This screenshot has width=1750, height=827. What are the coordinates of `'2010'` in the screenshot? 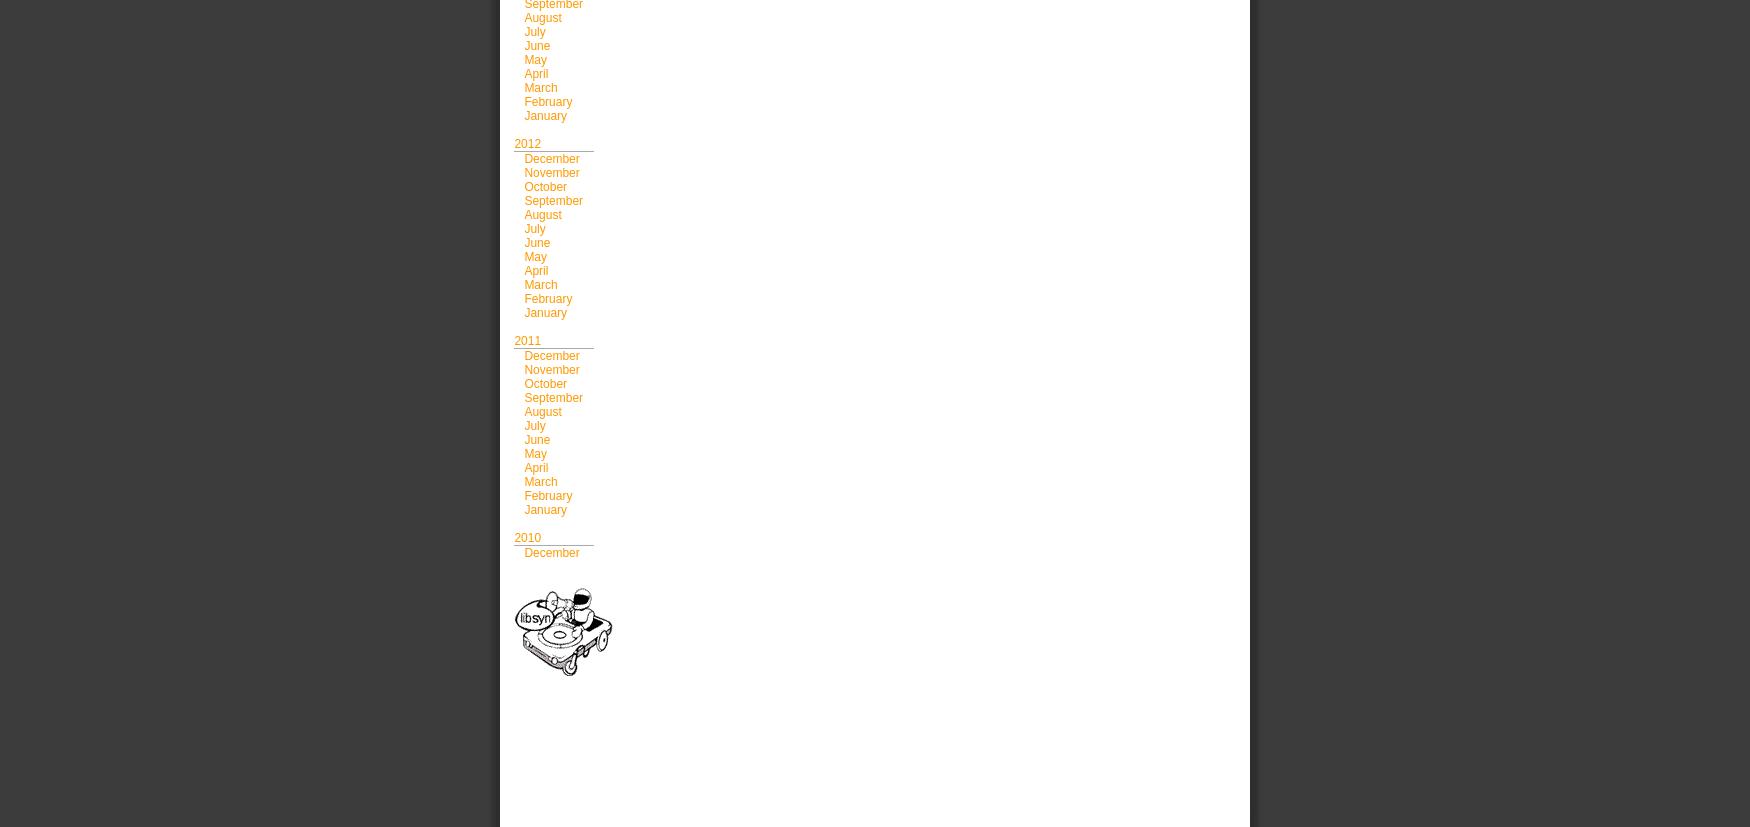 It's located at (526, 536).